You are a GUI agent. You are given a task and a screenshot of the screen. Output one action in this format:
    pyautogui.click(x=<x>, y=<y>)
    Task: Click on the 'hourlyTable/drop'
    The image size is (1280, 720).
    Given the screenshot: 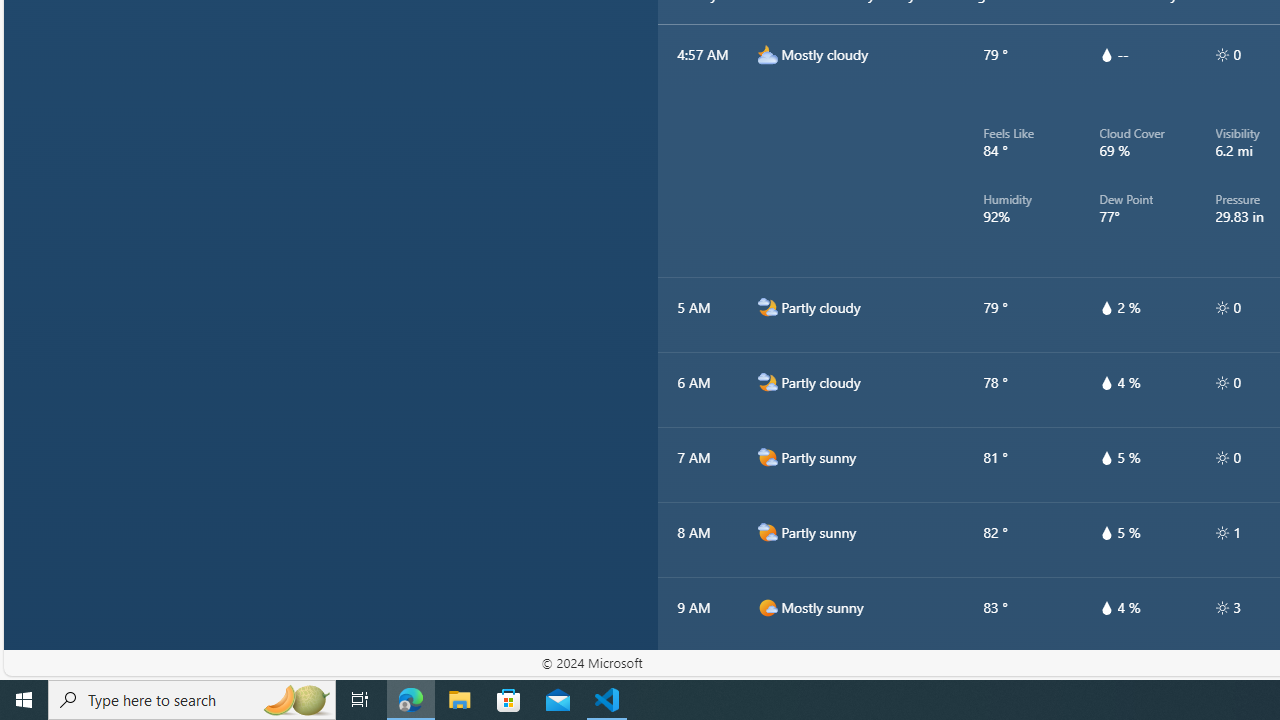 What is the action you would take?
    pyautogui.click(x=1105, y=607)
    